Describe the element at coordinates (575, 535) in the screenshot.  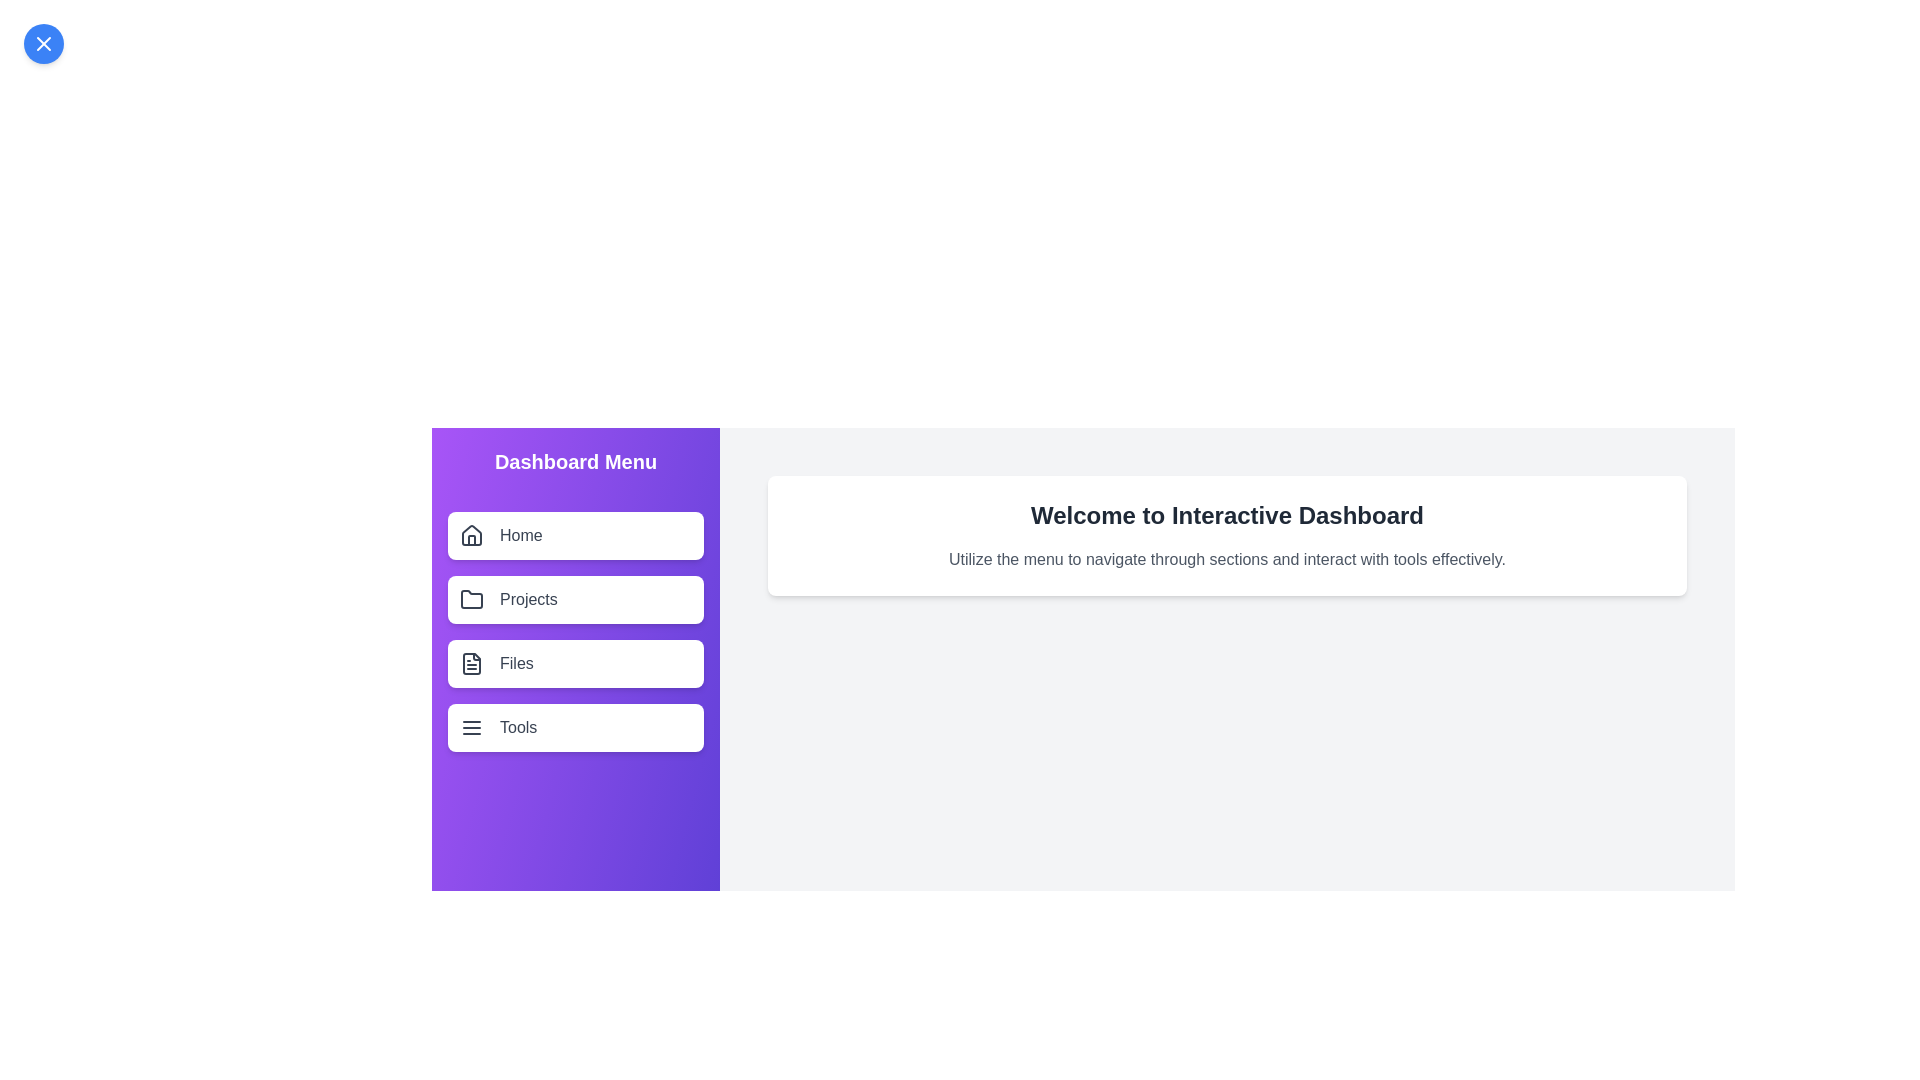
I see `the menu item labeled Home to navigate to its corresponding section` at that location.